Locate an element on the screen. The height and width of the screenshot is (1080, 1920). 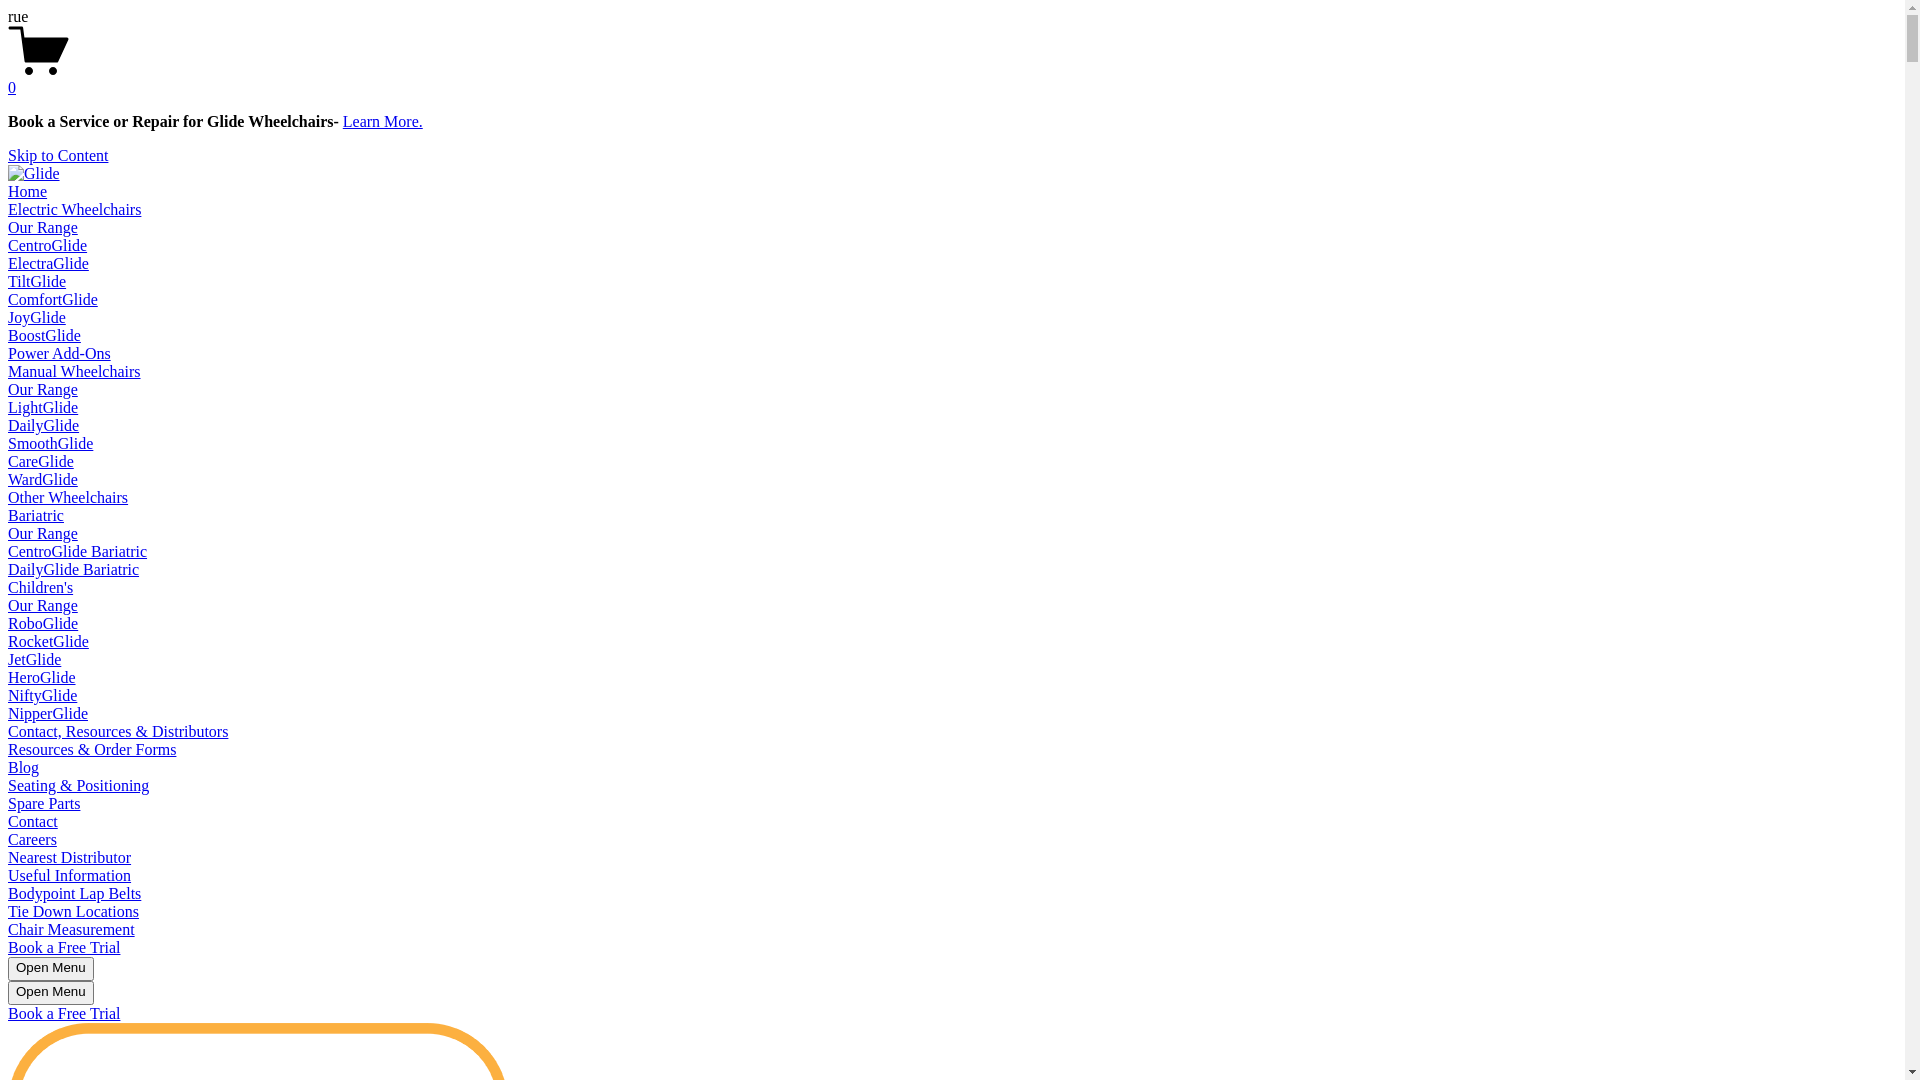
'DailyGlide Bariatric' is located at coordinates (73, 569).